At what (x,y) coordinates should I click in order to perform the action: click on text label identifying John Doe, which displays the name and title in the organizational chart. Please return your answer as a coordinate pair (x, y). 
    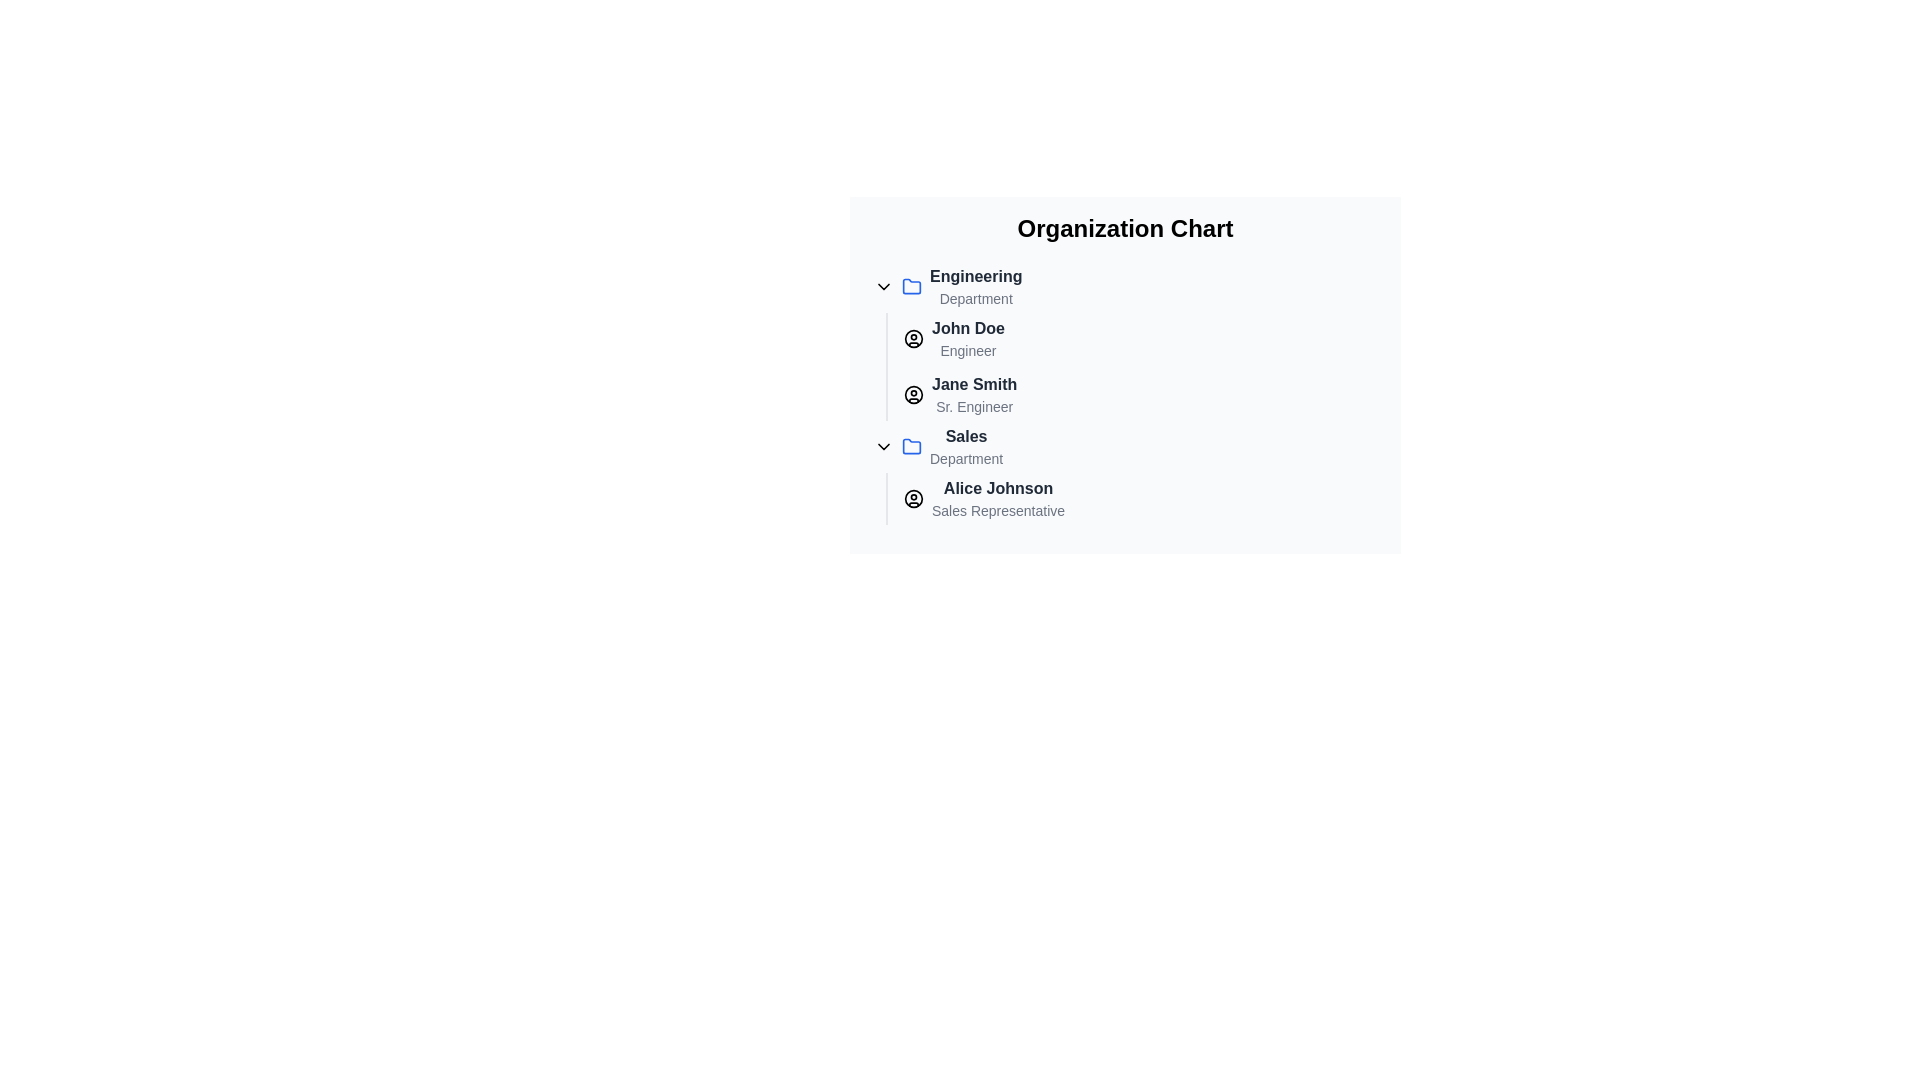
    Looking at the image, I should click on (968, 327).